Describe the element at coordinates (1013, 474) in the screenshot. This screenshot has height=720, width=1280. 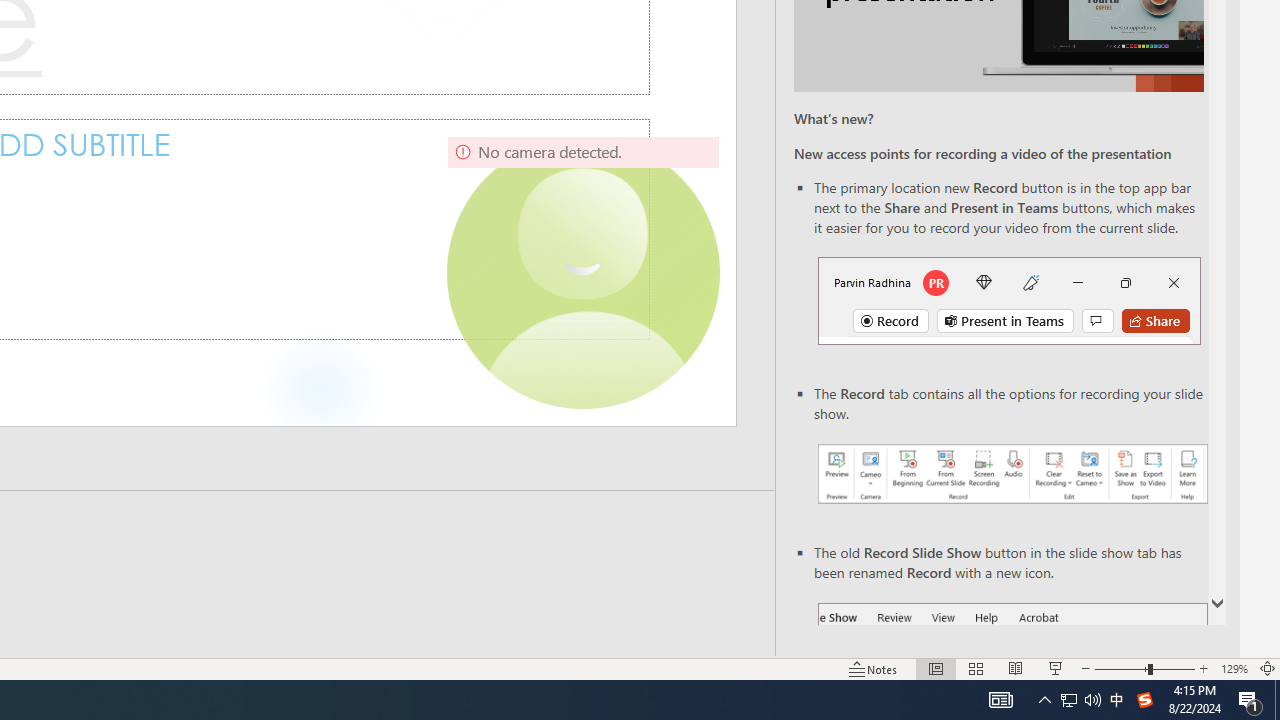
I see `'Record your presentations screenshot one'` at that location.